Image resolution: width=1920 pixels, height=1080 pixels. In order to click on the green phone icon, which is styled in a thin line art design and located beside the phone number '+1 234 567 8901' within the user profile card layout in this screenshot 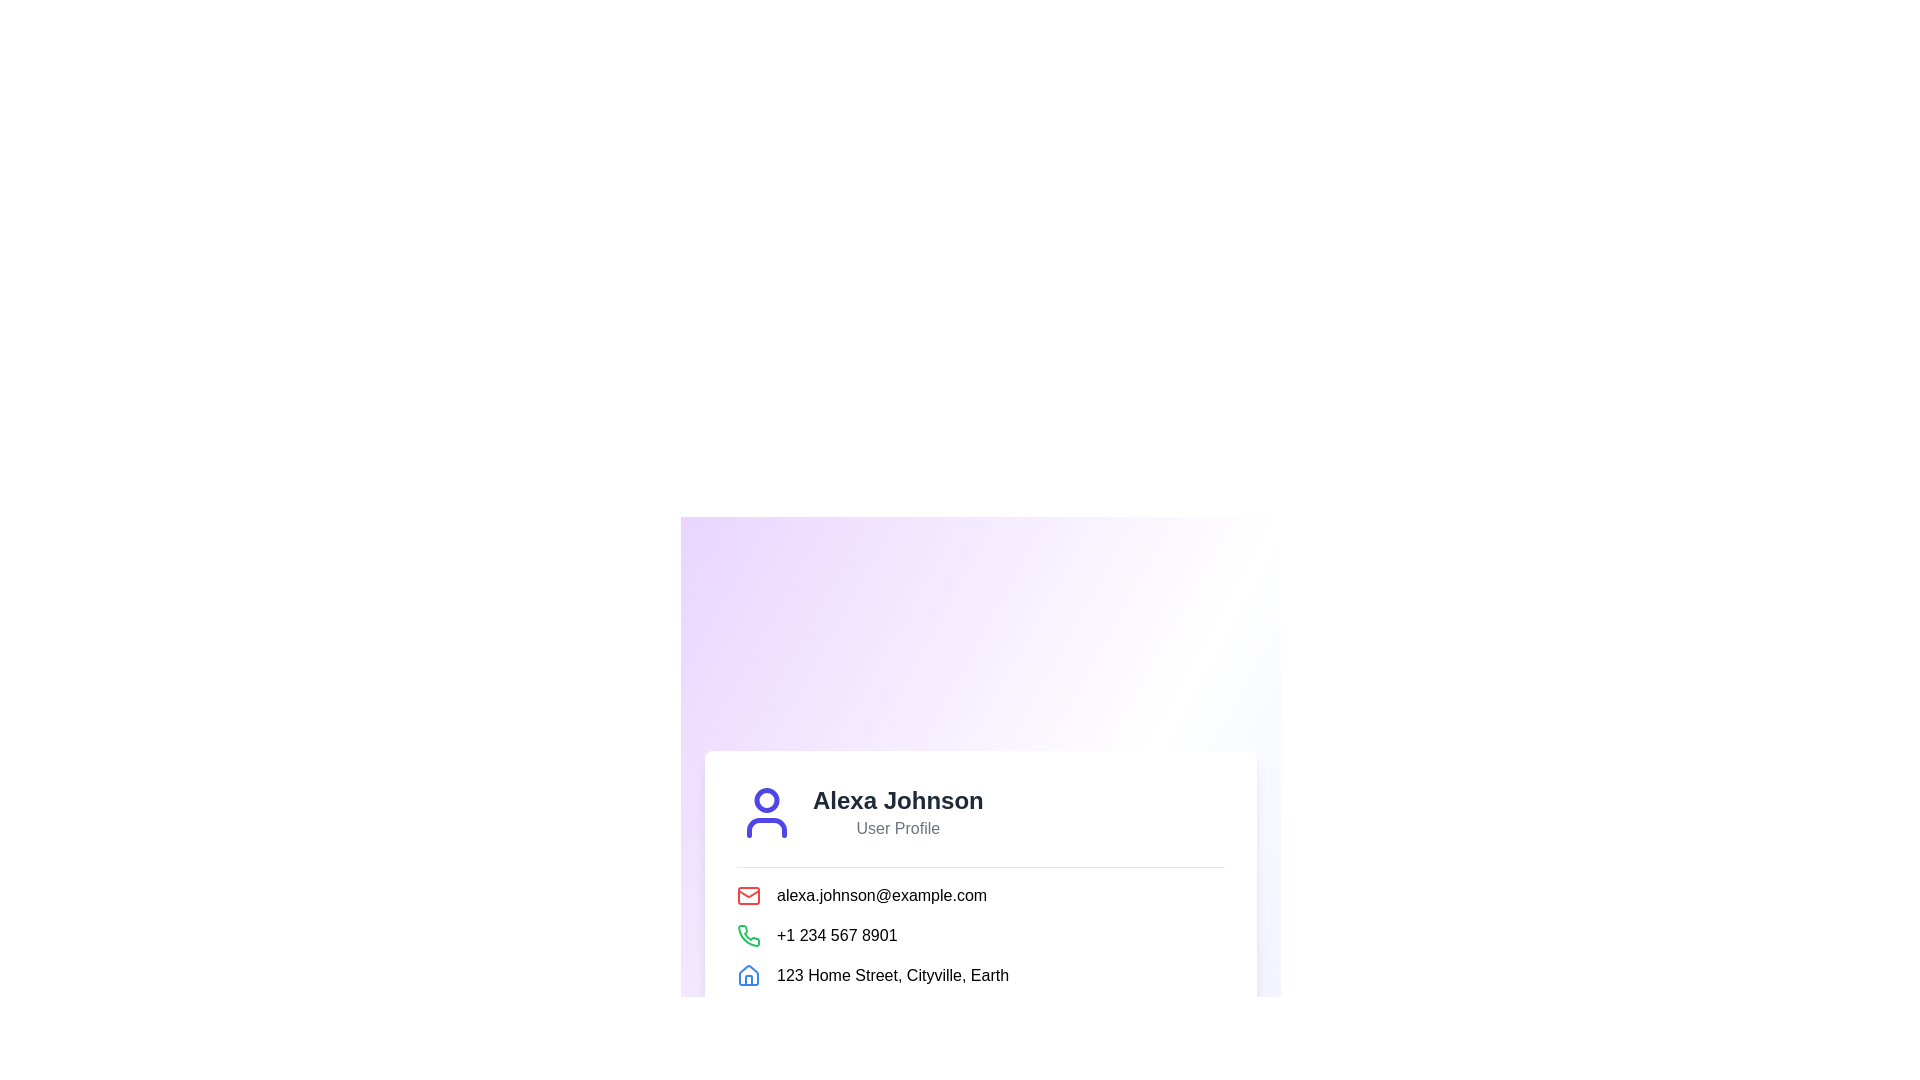, I will do `click(747, 935)`.